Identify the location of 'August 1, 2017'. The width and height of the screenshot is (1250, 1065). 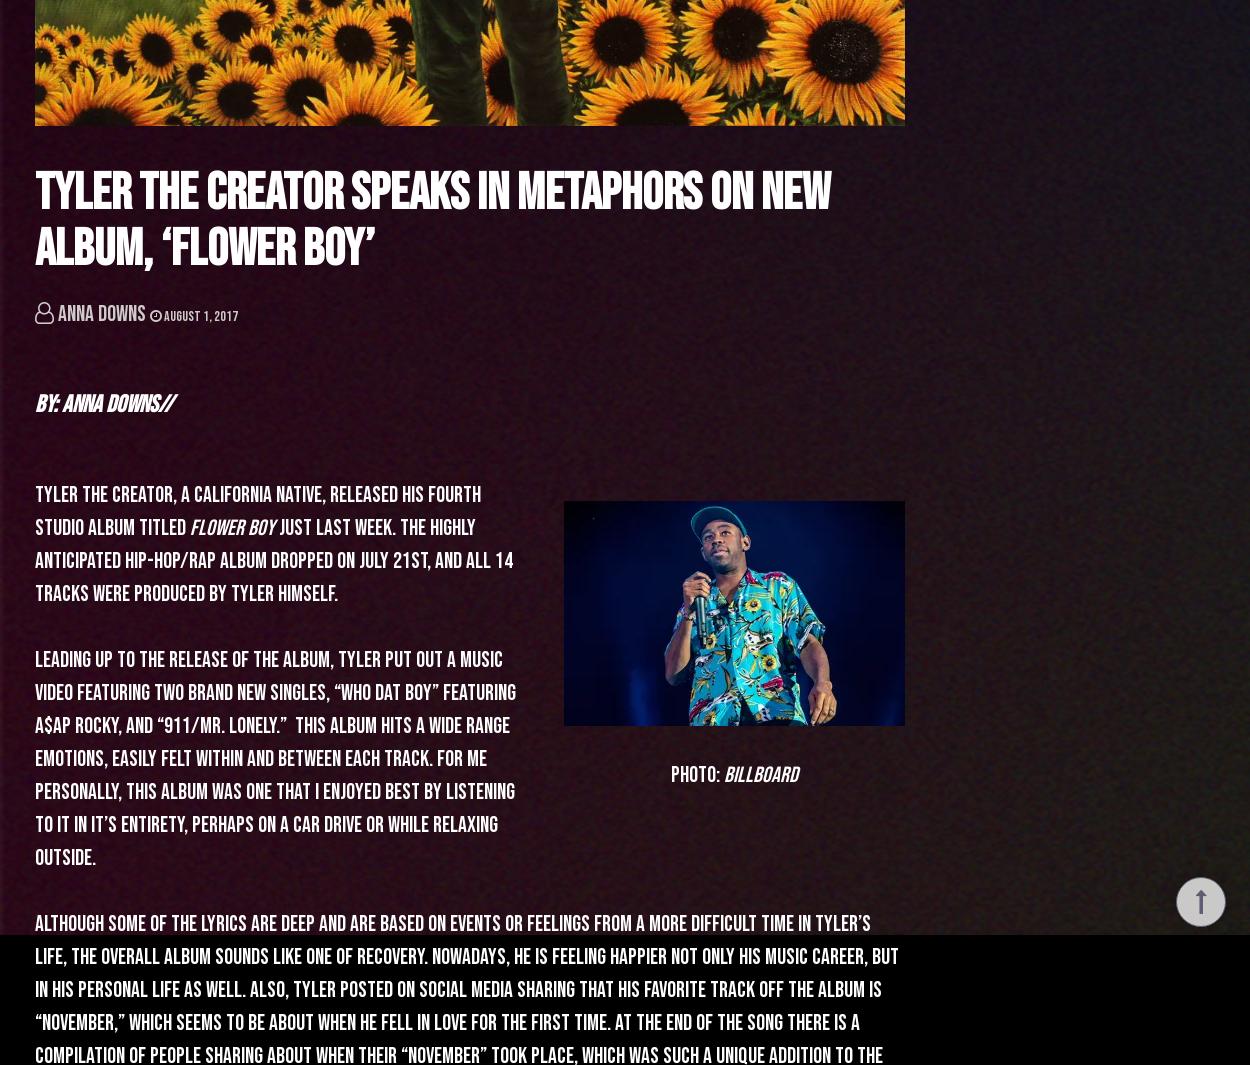
(199, 315).